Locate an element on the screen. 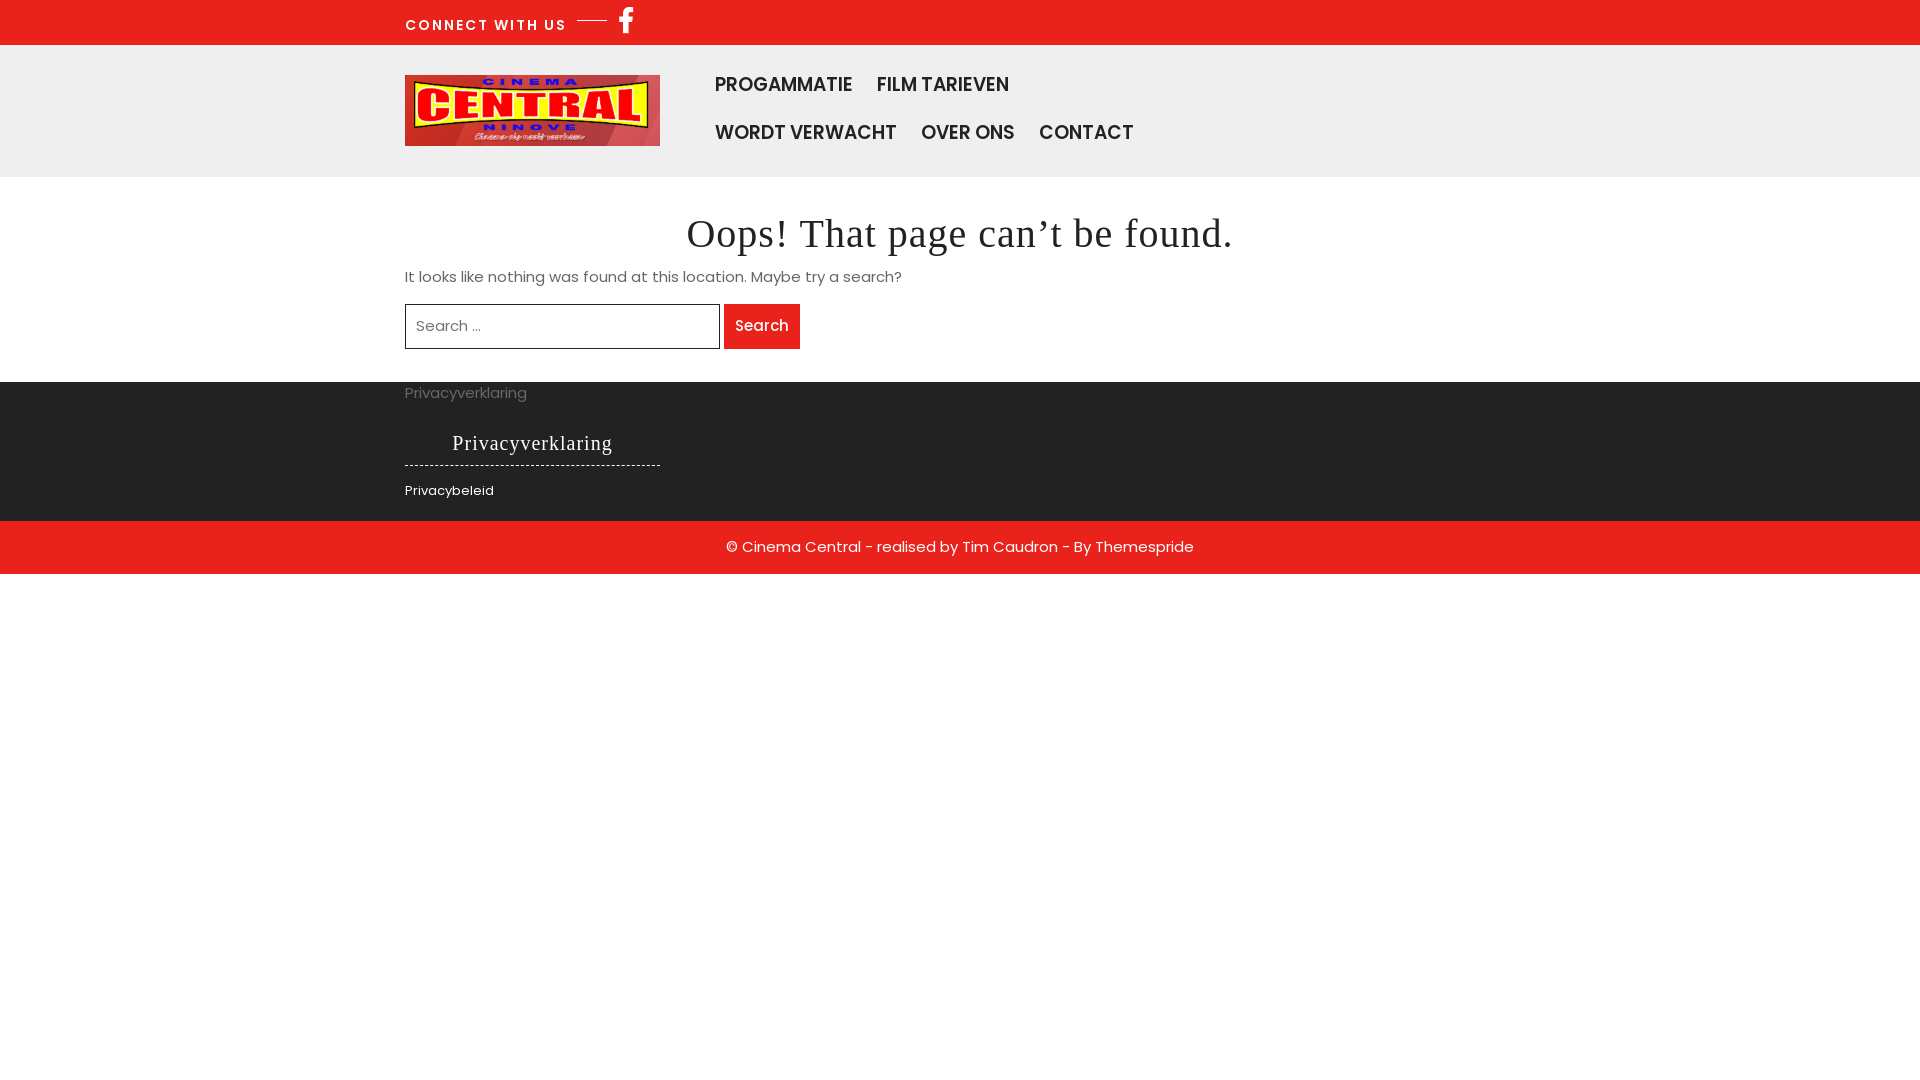 This screenshot has width=1920, height=1080. 'CONTACT' is located at coordinates (1038, 131).